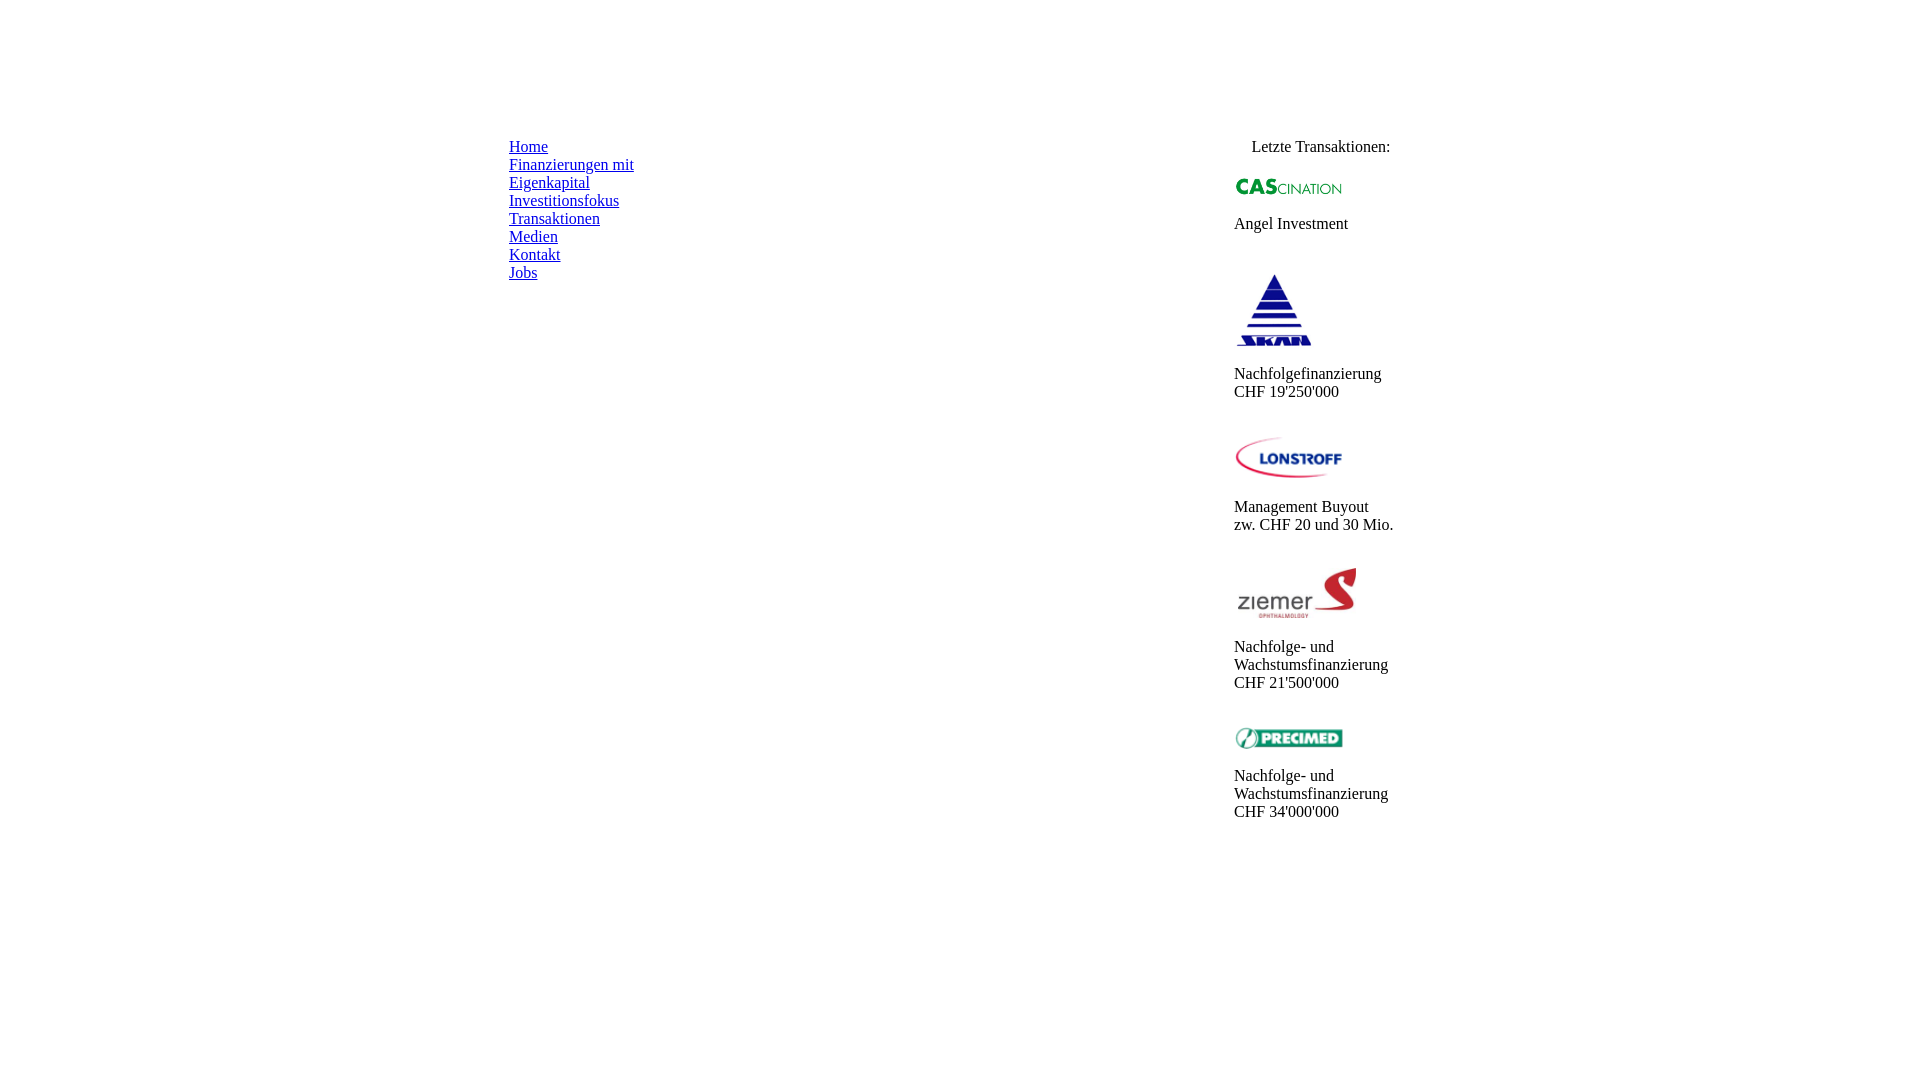 The image size is (1920, 1080). I want to click on 'Kontakt', so click(534, 253).